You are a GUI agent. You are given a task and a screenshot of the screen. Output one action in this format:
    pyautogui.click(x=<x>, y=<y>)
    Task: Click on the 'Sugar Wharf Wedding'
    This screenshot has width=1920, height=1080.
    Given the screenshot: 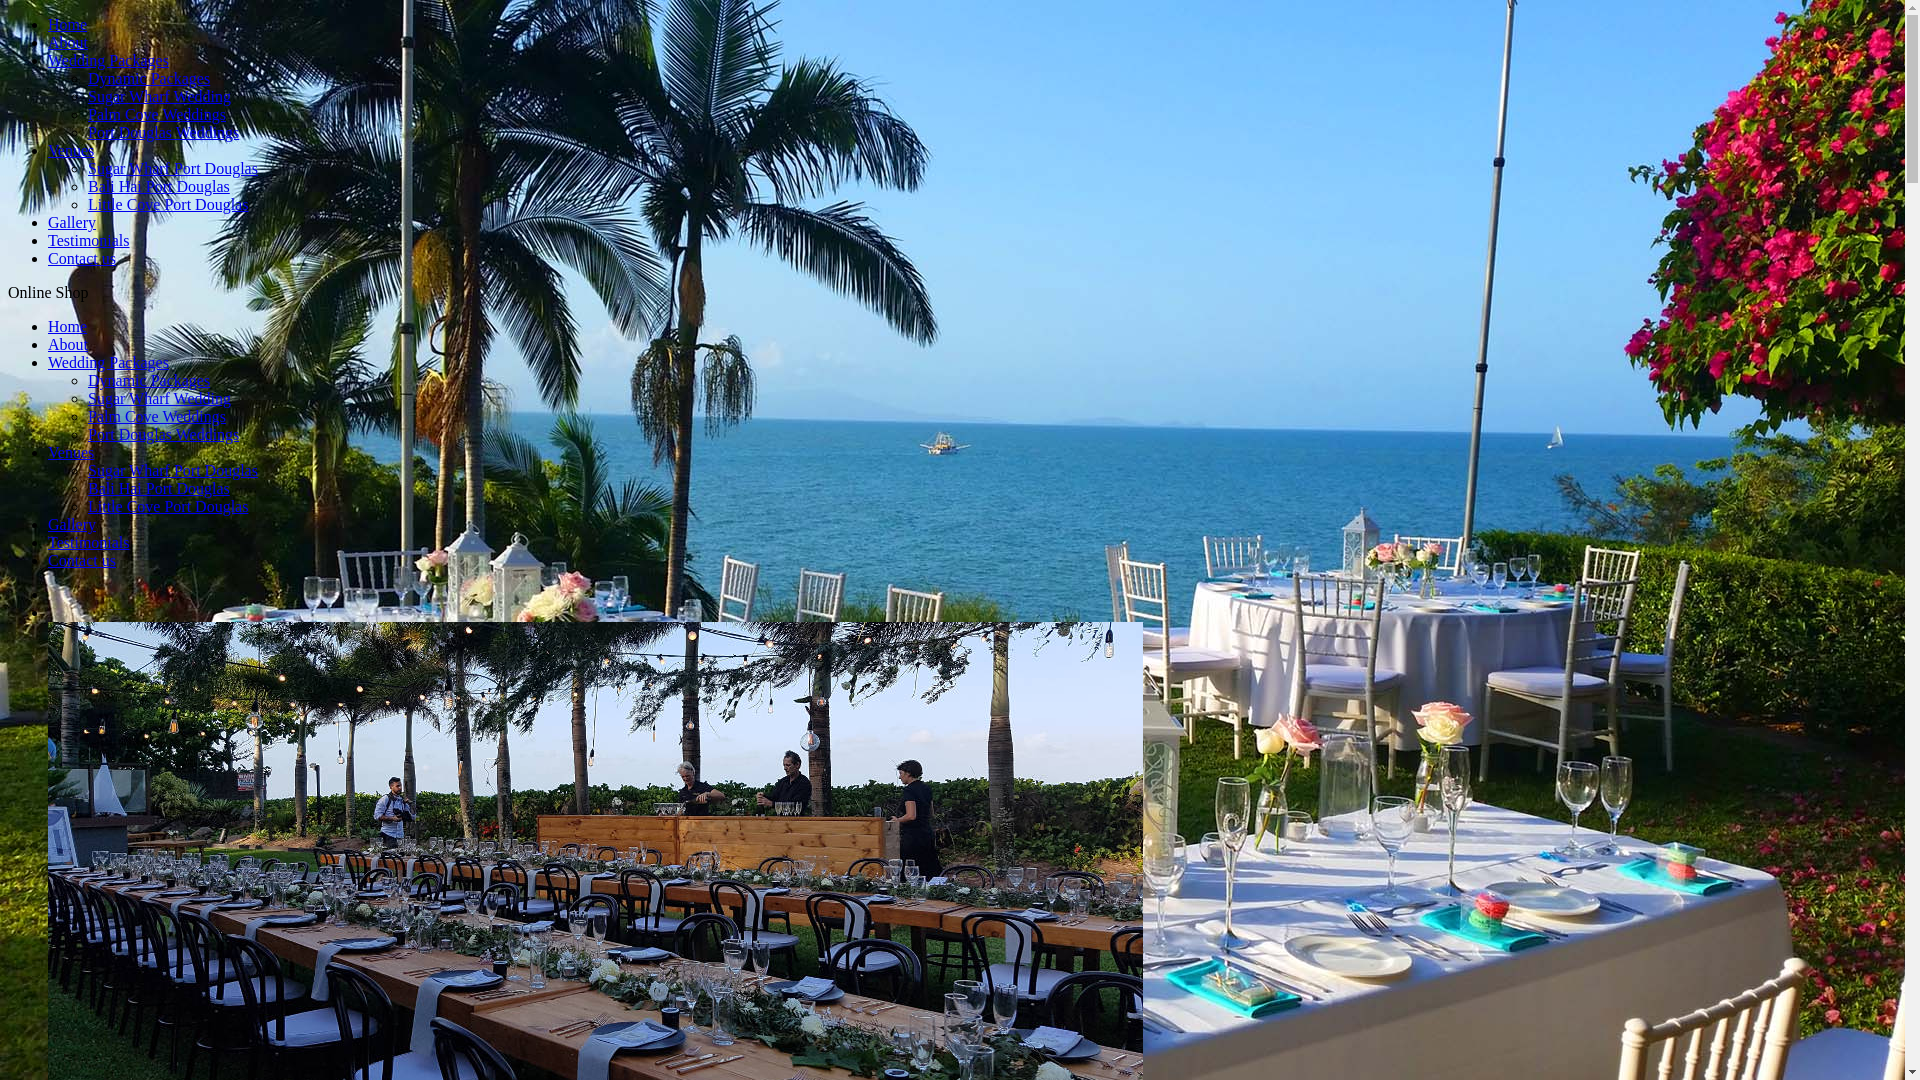 What is the action you would take?
    pyautogui.click(x=86, y=398)
    